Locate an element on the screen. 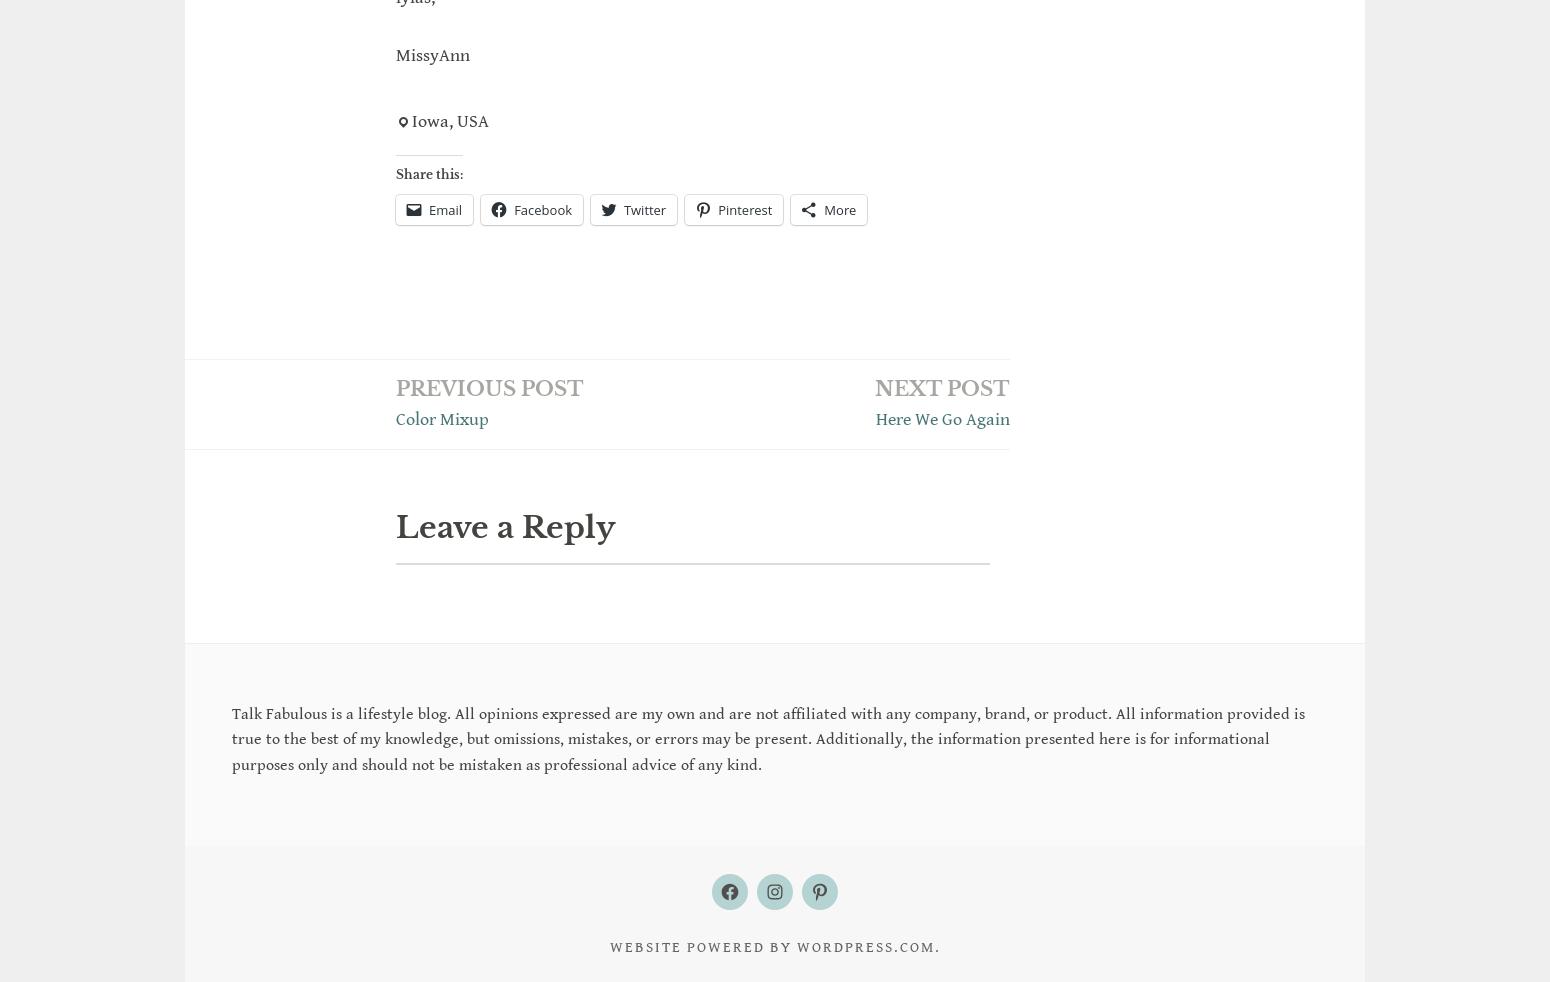  'Pinterest' is located at coordinates (717, 207).